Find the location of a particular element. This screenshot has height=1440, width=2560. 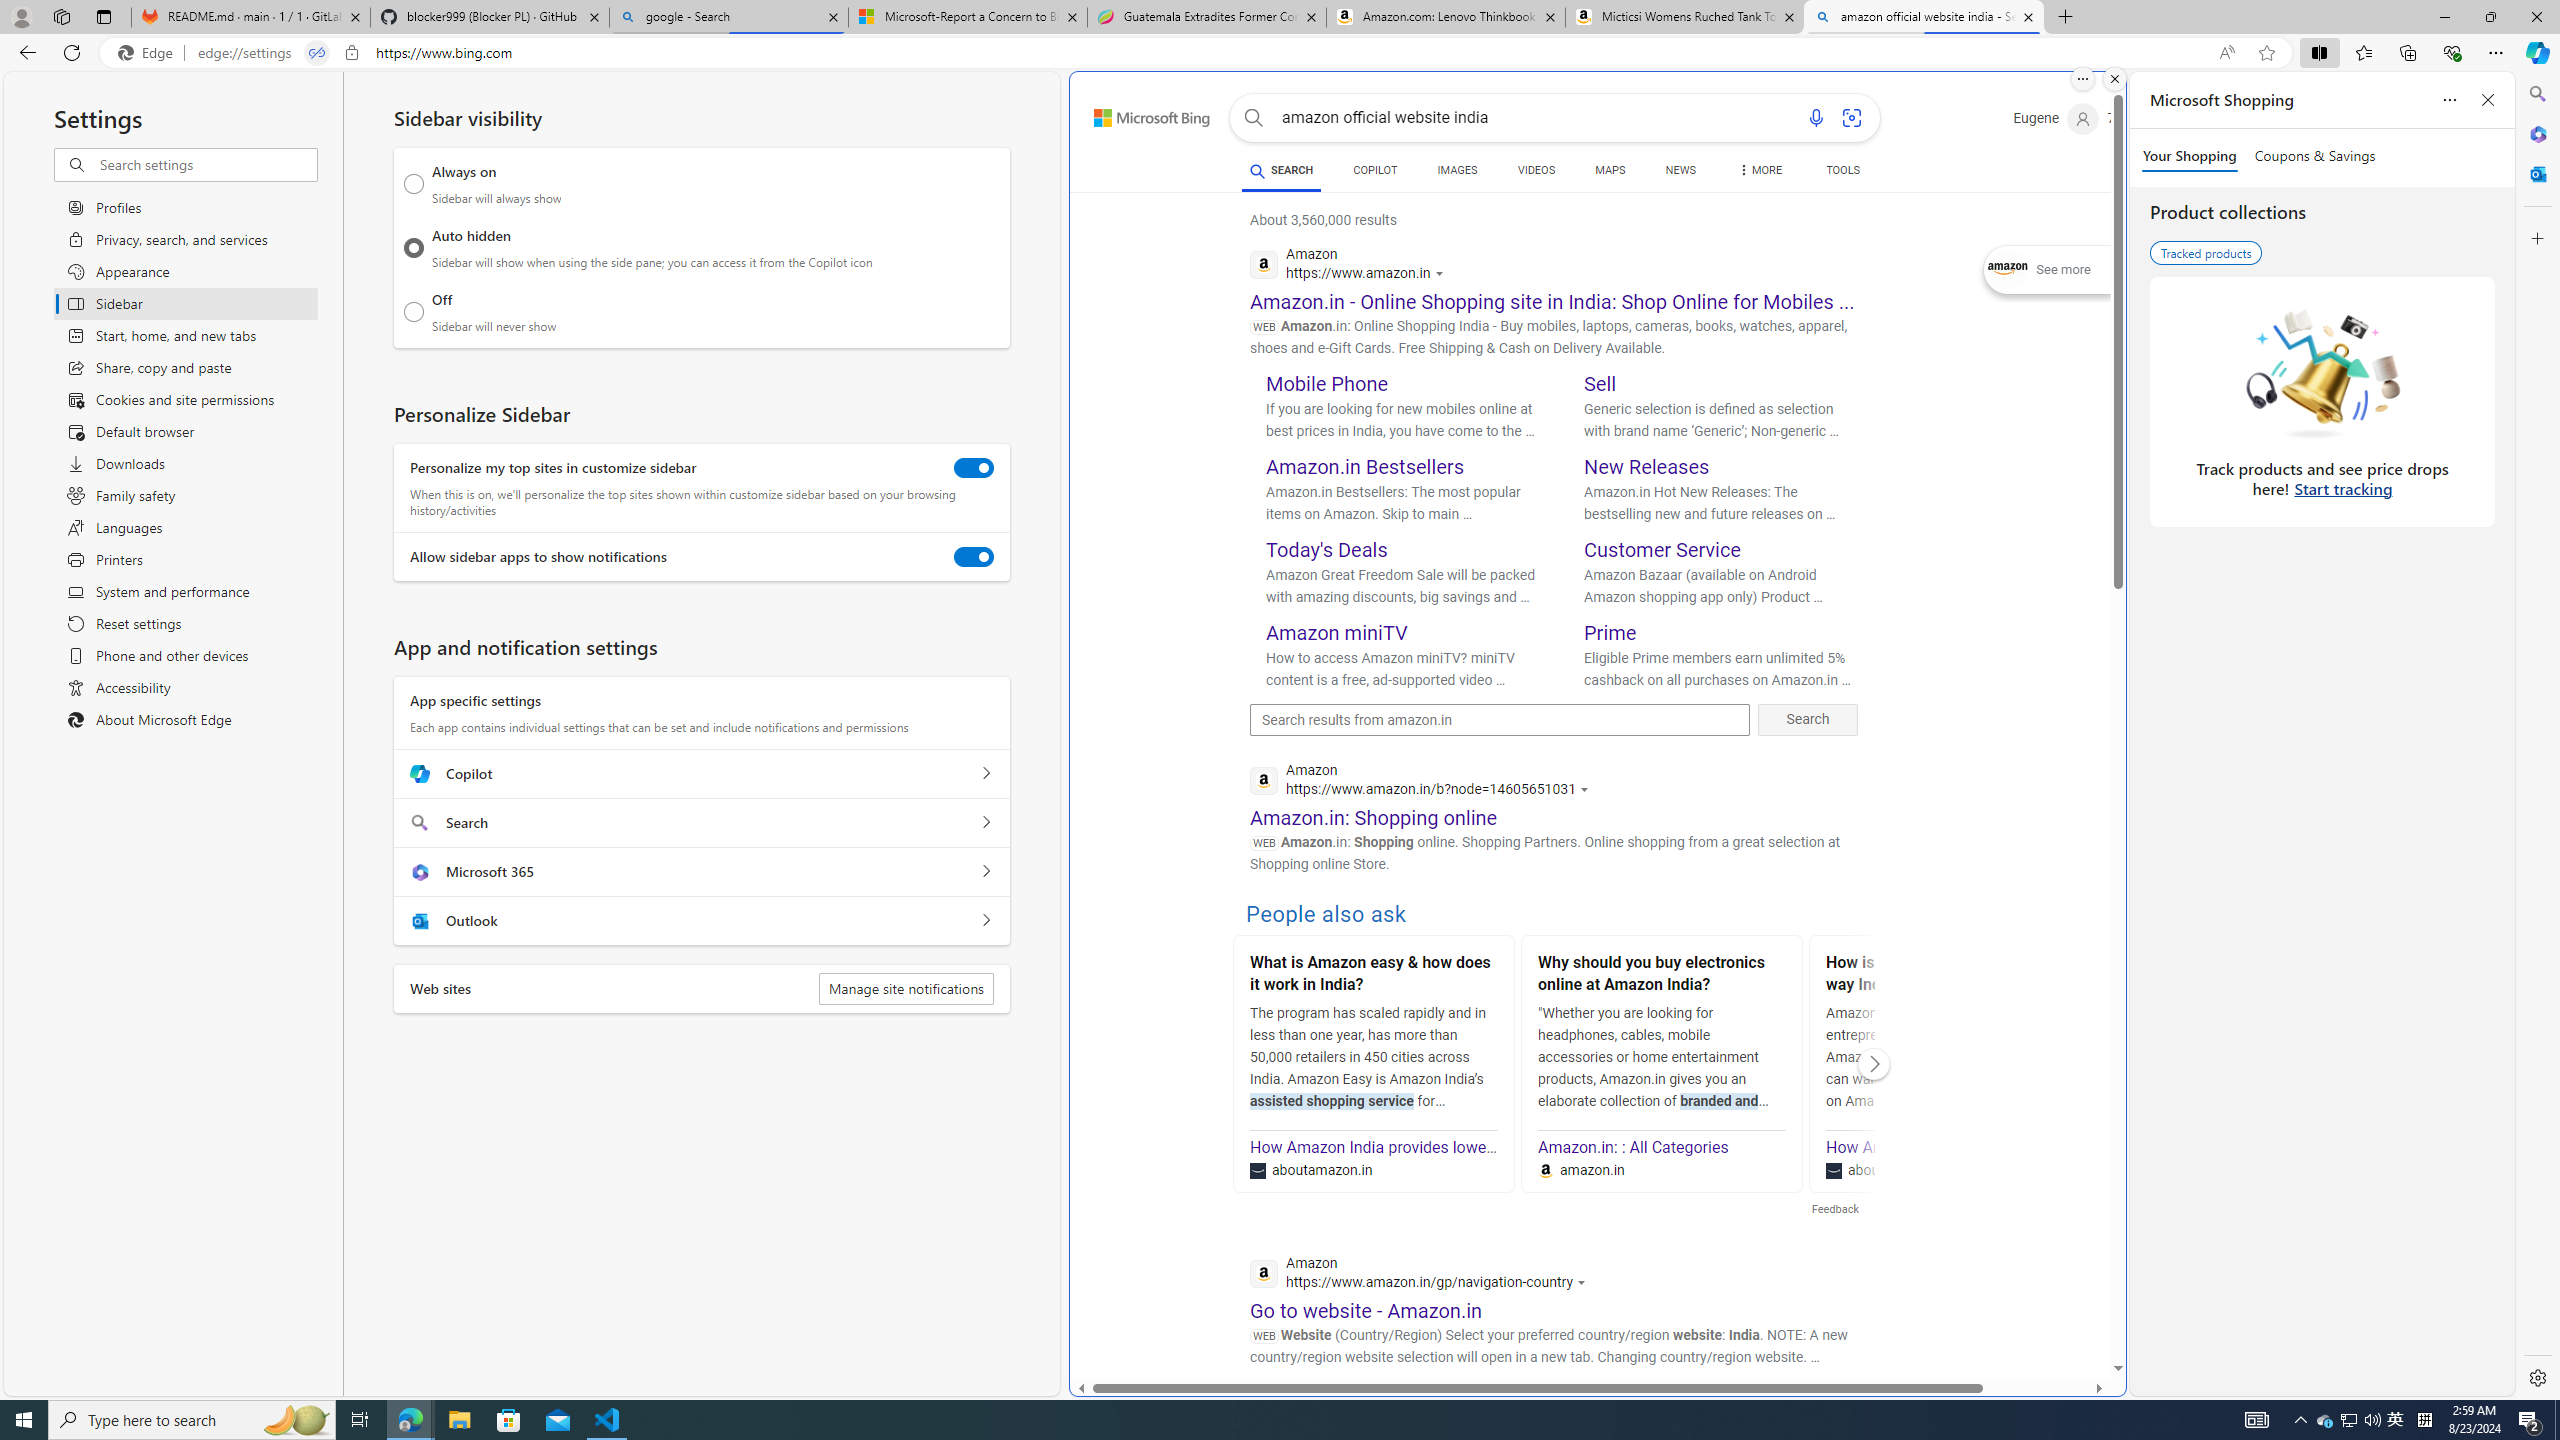

'Amazon miniTV' is located at coordinates (1337, 631).